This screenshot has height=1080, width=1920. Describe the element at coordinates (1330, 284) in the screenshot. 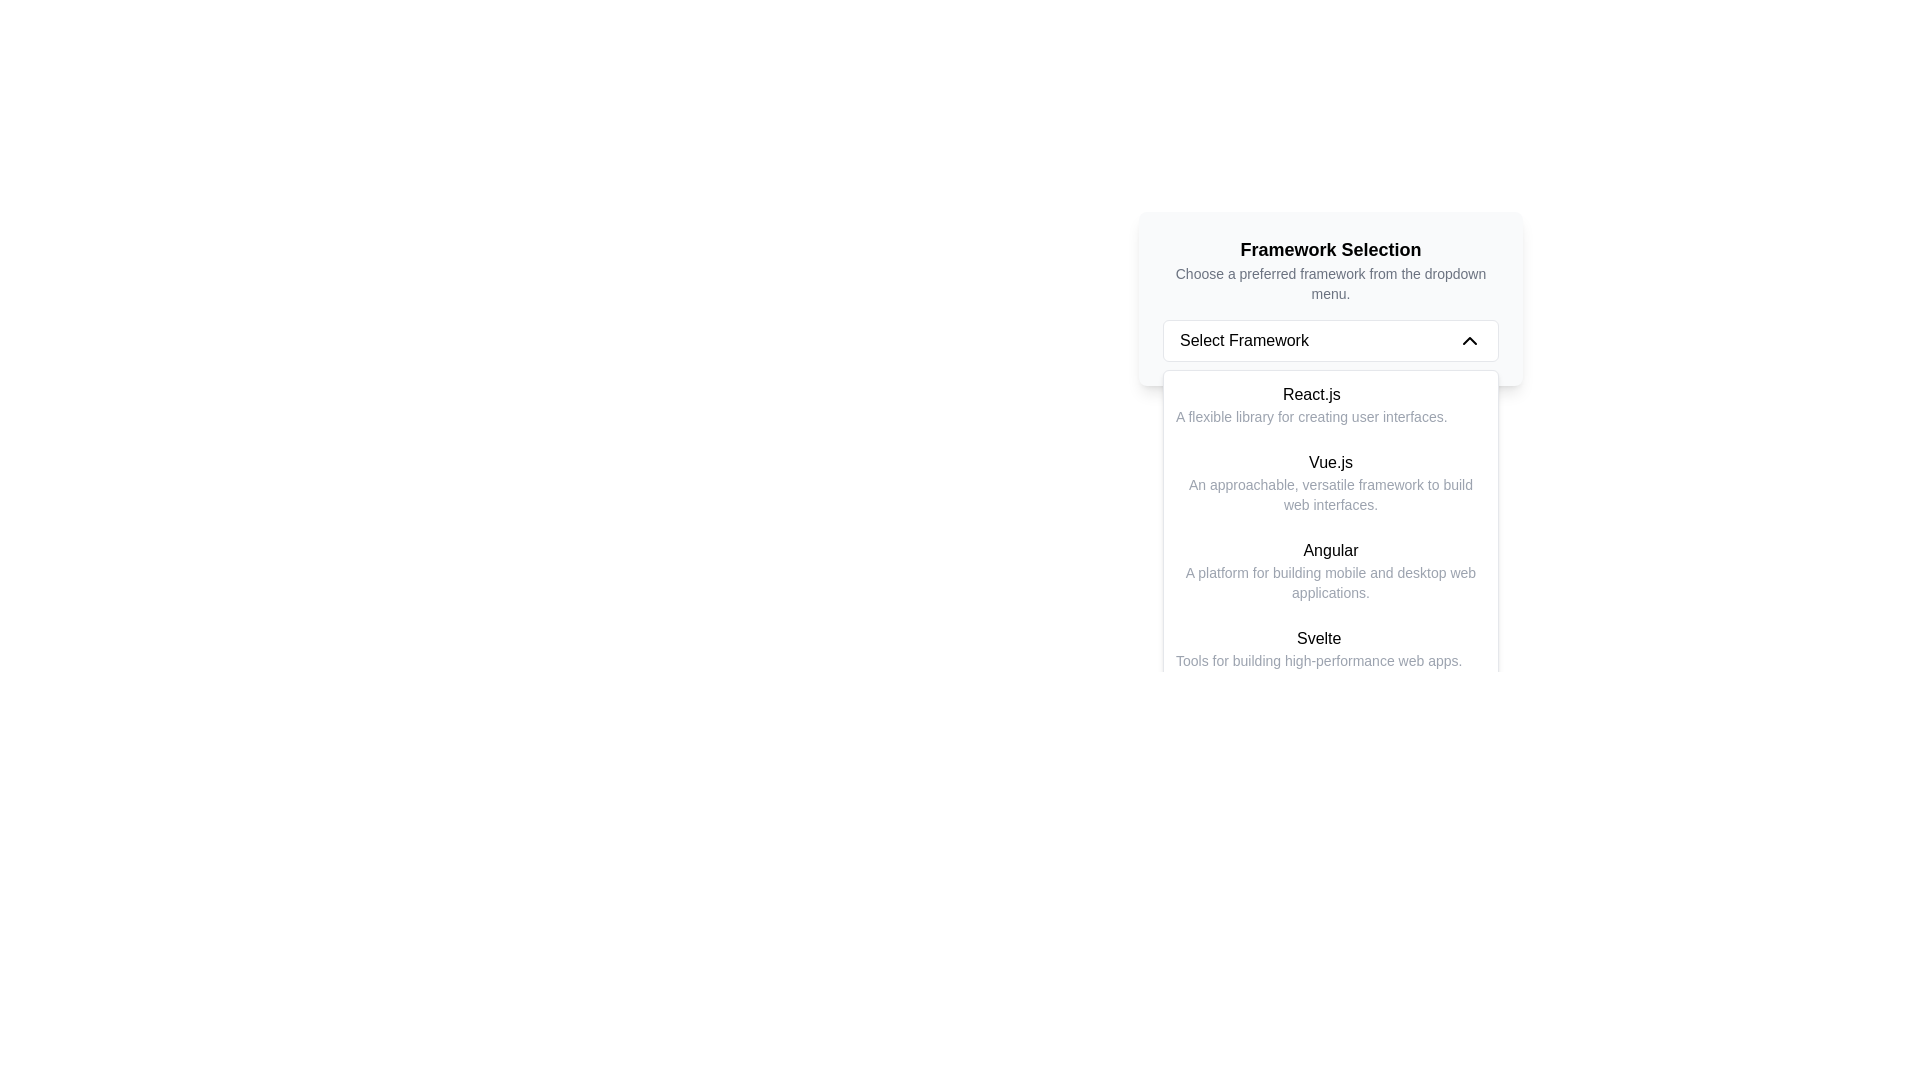

I see `the instructional text element located below the title 'Framework Selection' and above the dropdown menu labeled 'Select Framework'` at that location.